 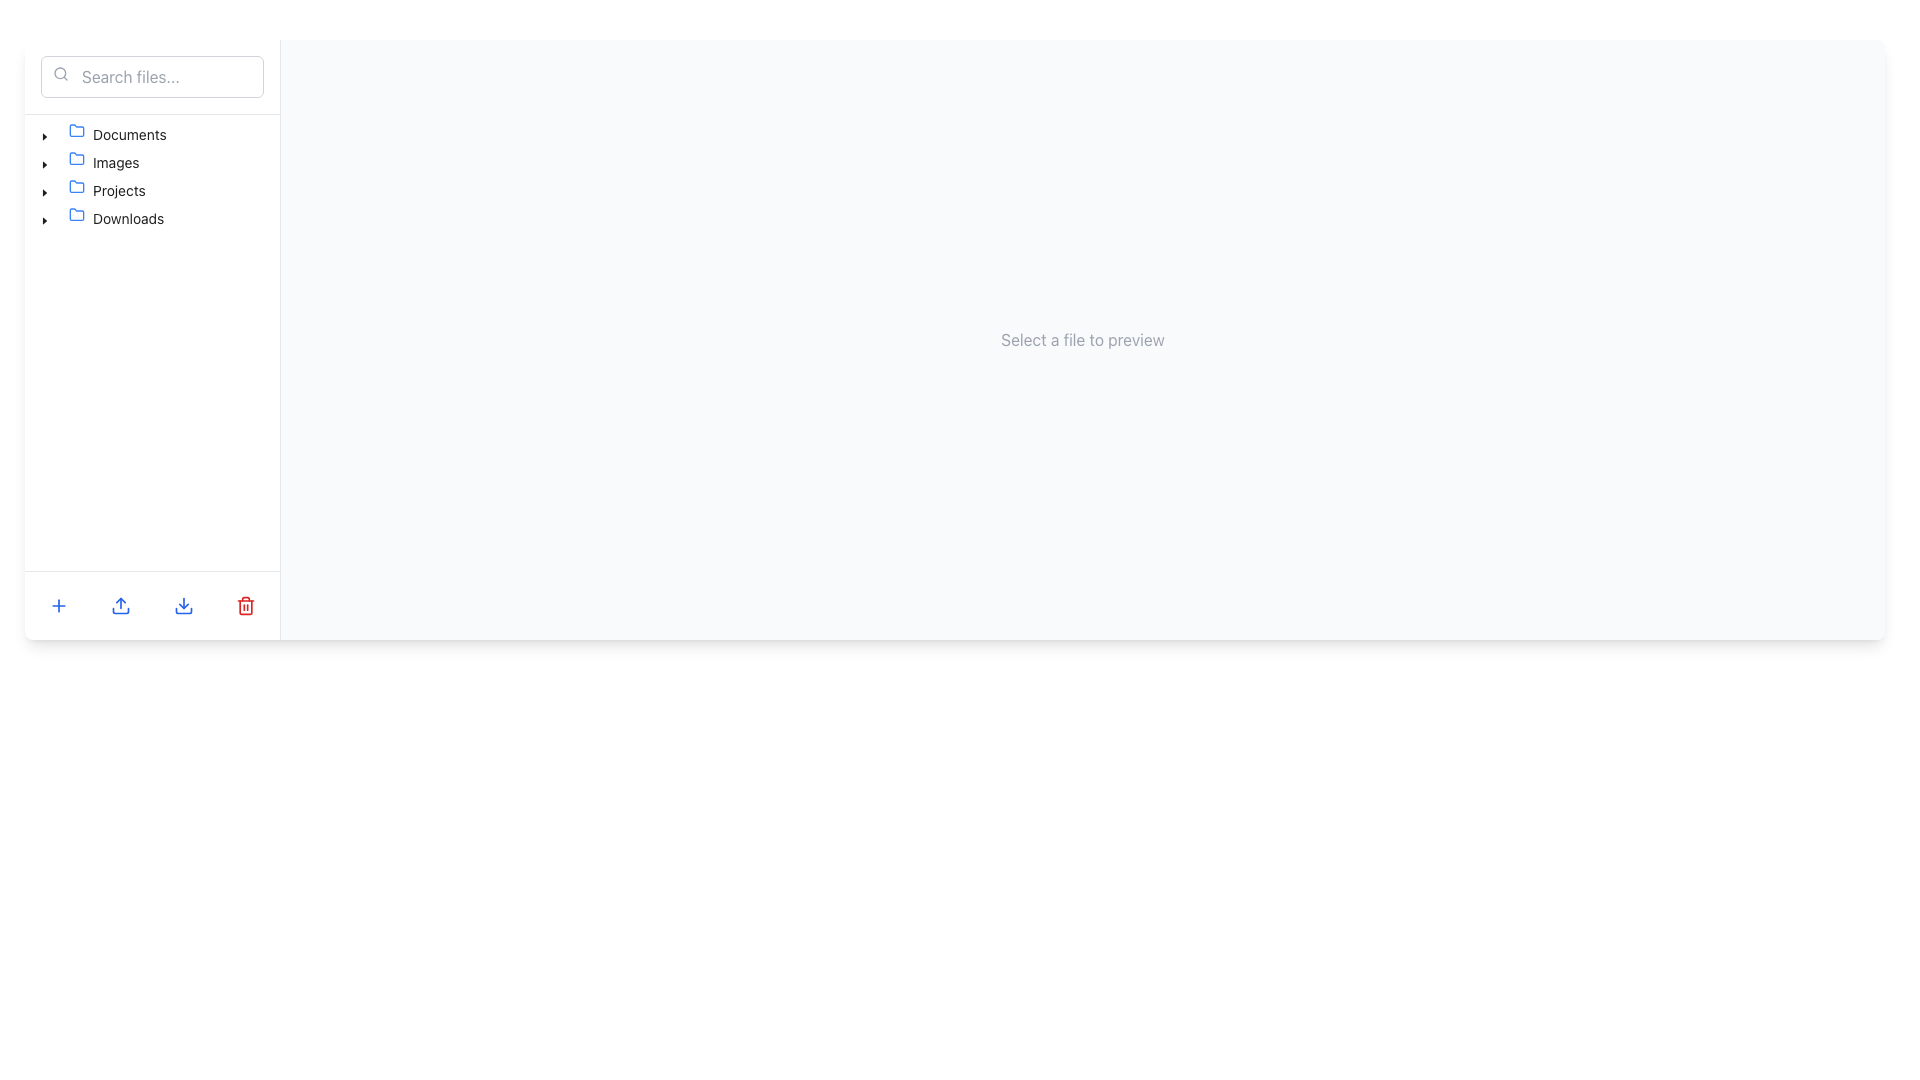 What do you see at coordinates (44, 164) in the screenshot?
I see `the small downward-pointing triangle icon in the tree view next to the 'Images' folder label` at bounding box center [44, 164].